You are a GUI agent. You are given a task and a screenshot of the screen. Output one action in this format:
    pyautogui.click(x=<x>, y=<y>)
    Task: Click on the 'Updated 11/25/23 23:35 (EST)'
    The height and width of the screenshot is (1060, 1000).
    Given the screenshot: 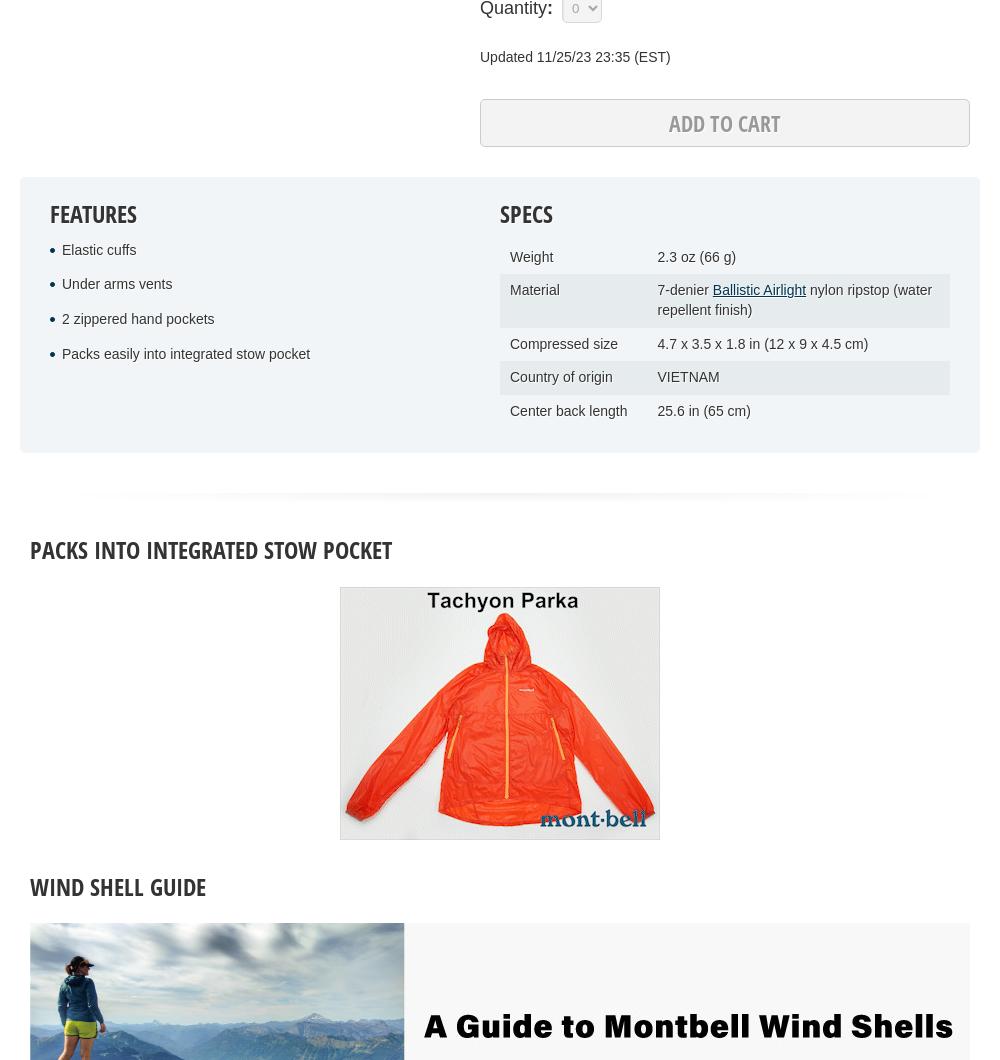 What is the action you would take?
    pyautogui.click(x=574, y=55)
    